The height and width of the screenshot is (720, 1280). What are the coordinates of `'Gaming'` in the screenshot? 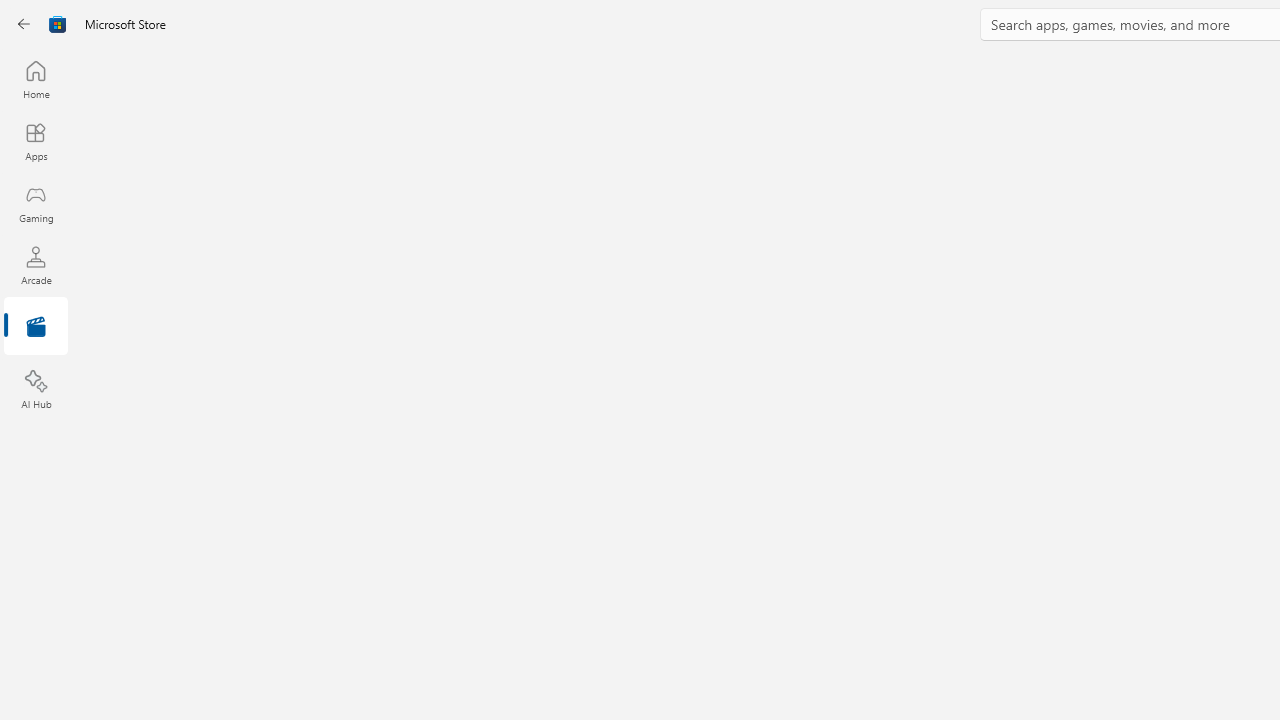 It's located at (35, 203).